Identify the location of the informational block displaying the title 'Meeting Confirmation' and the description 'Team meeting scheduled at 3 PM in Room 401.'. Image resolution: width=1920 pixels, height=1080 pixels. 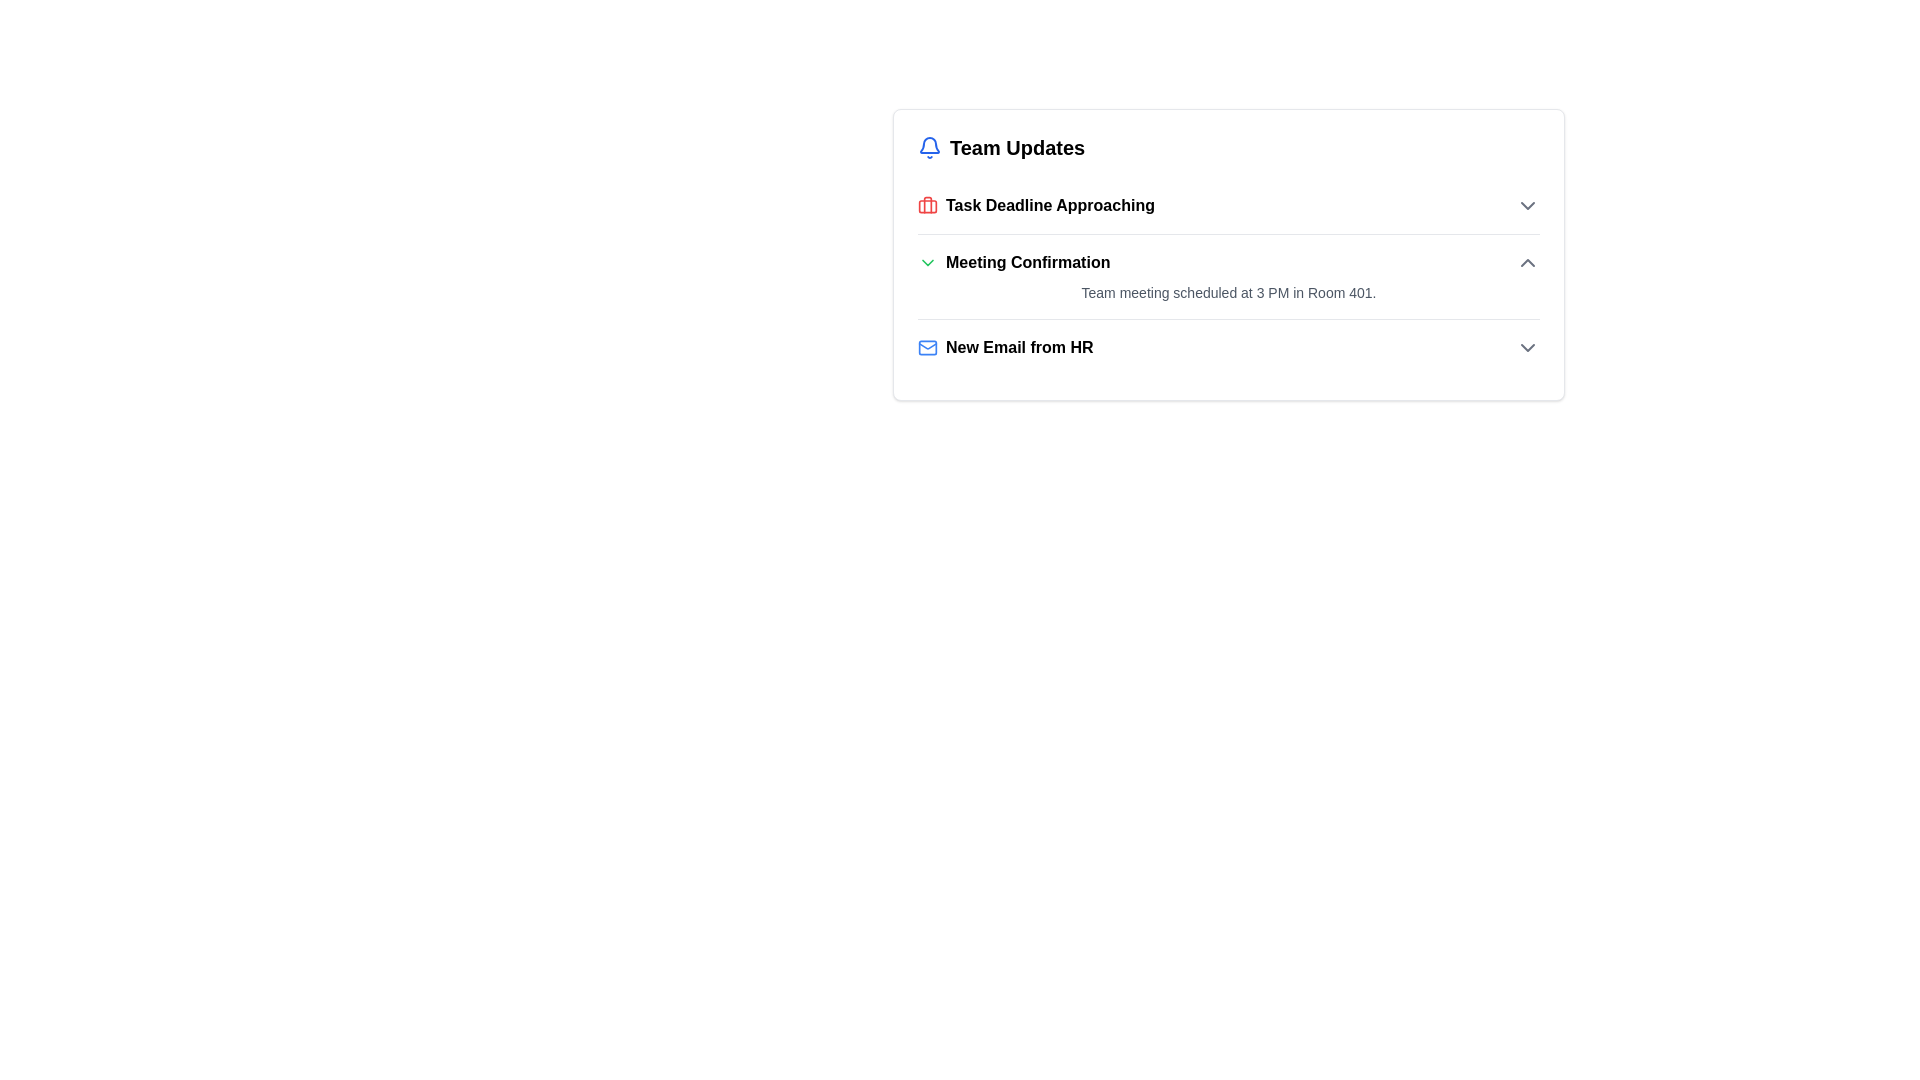
(1227, 276).